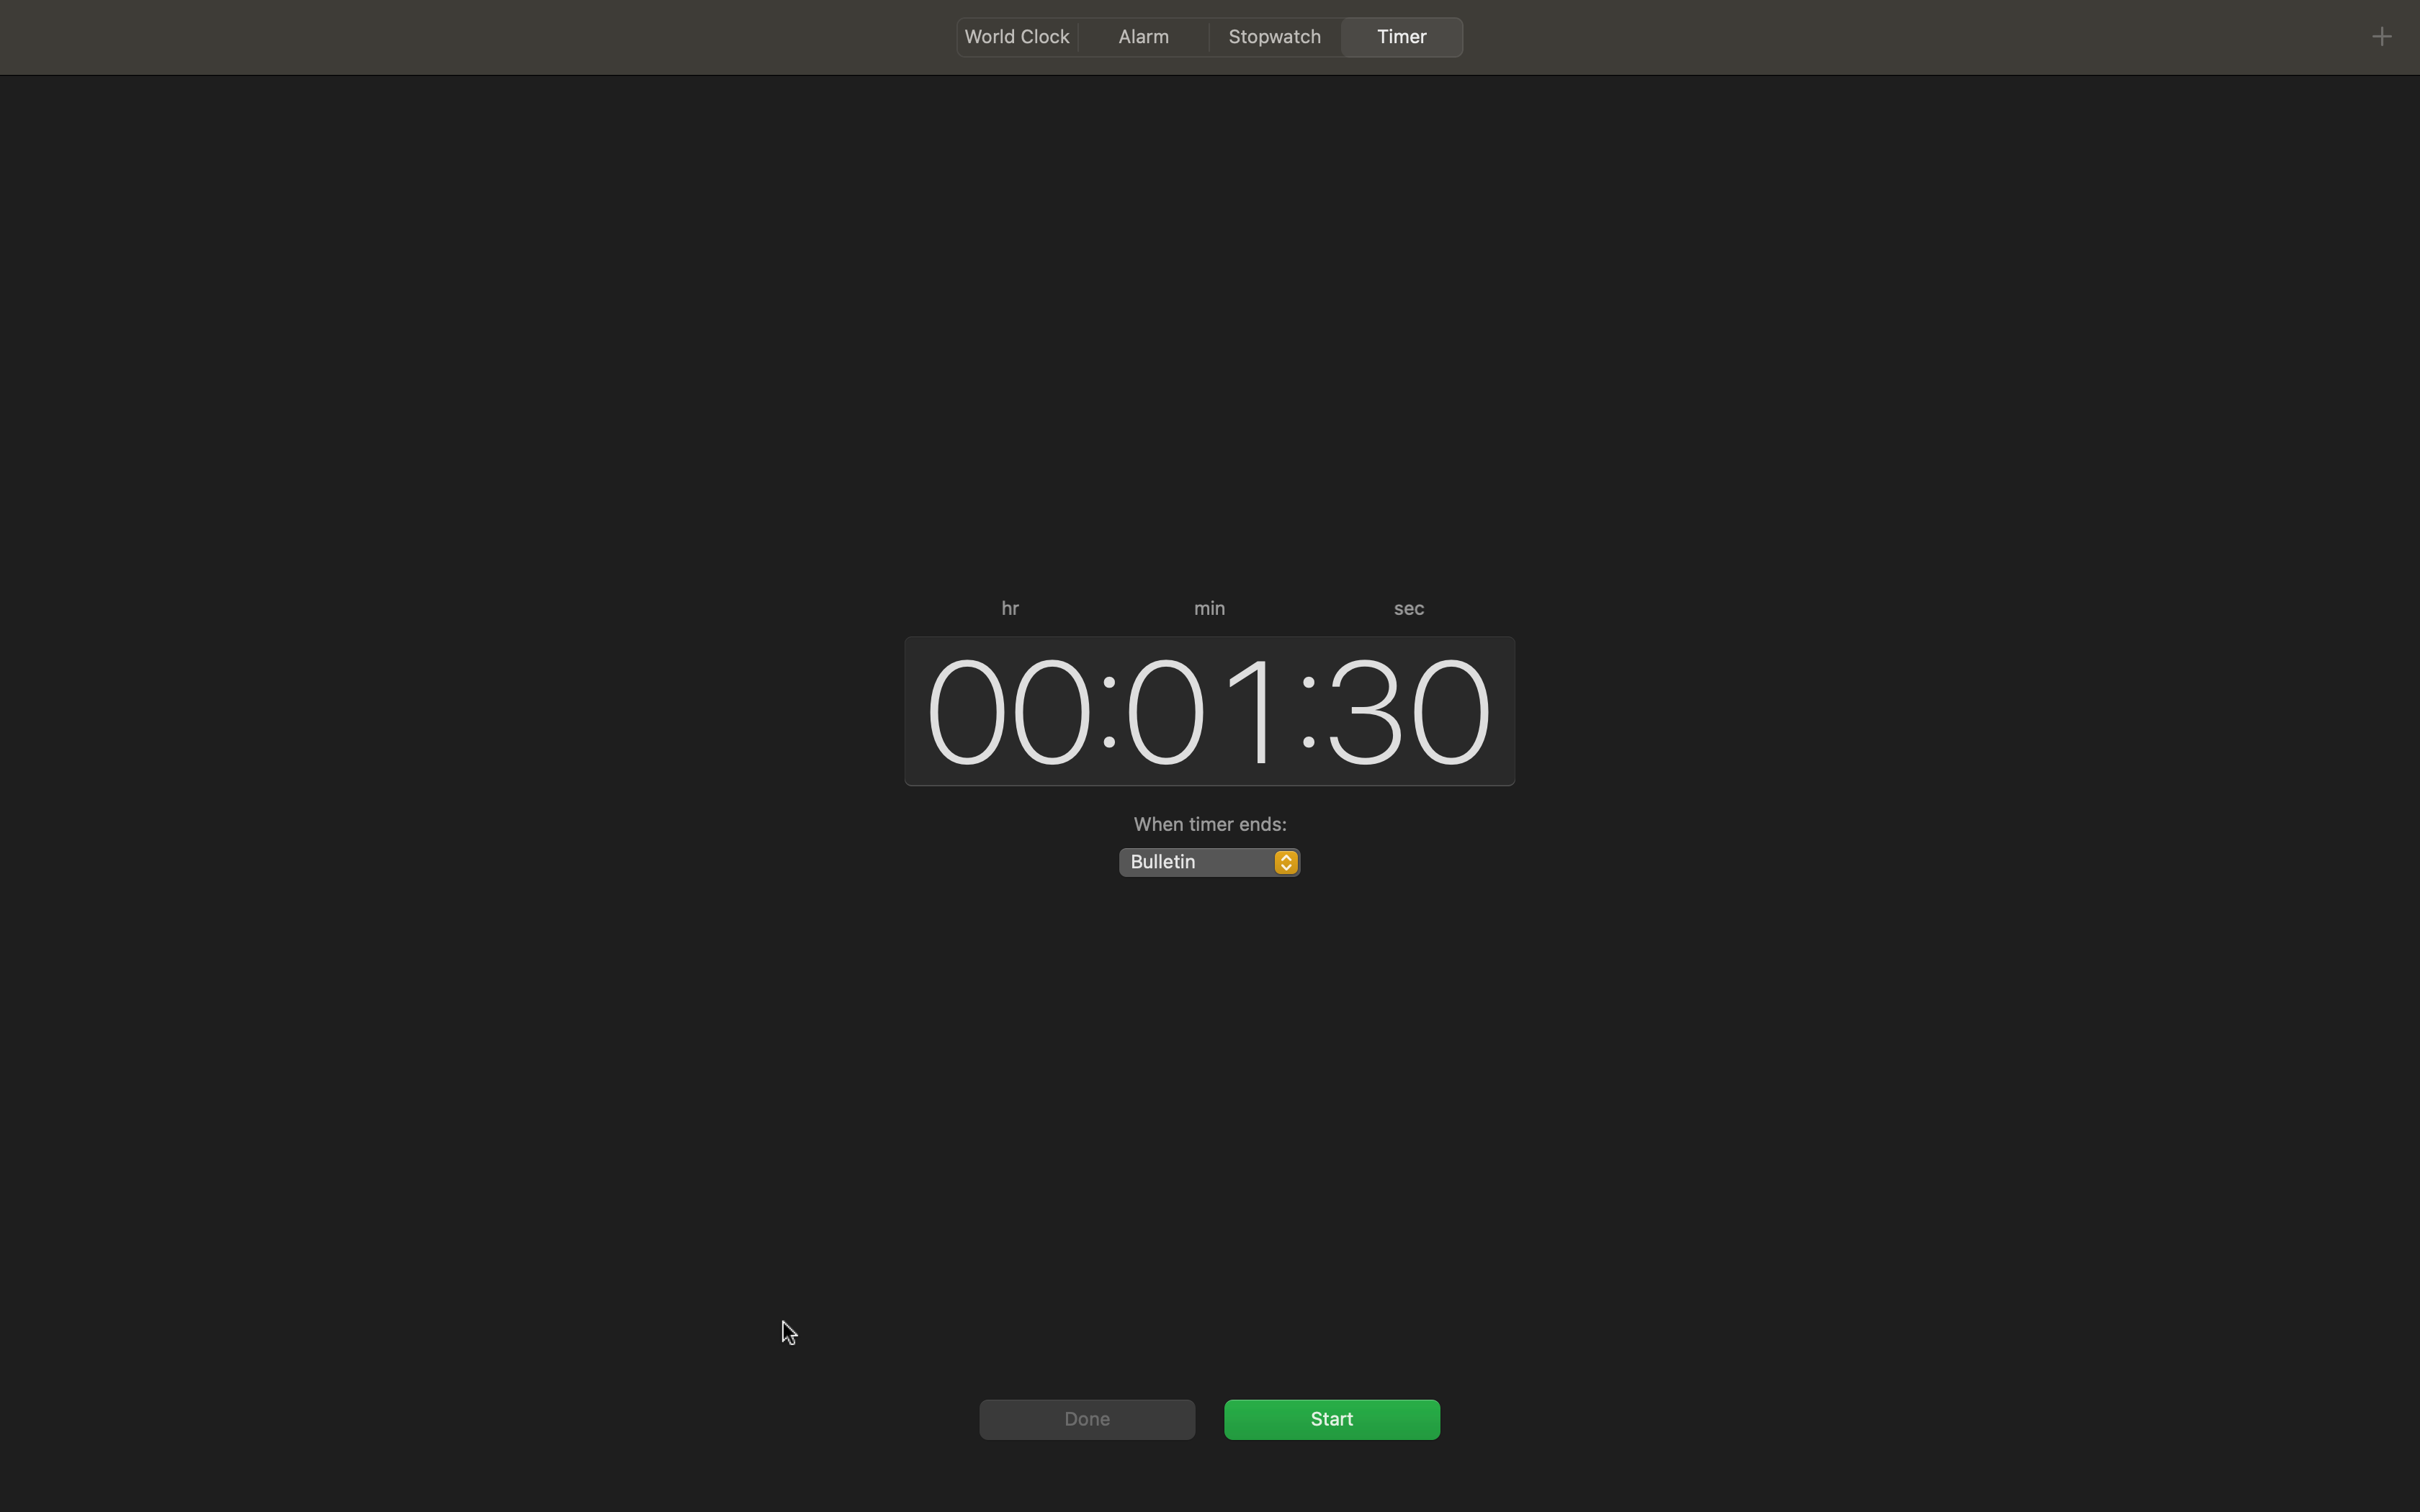 This screenshot has width=2420, height=1512. What do you see at coordinates (1331, 1417) in the screenshot?
I see `Stop Timing` at bounding box center [1331, 1417].